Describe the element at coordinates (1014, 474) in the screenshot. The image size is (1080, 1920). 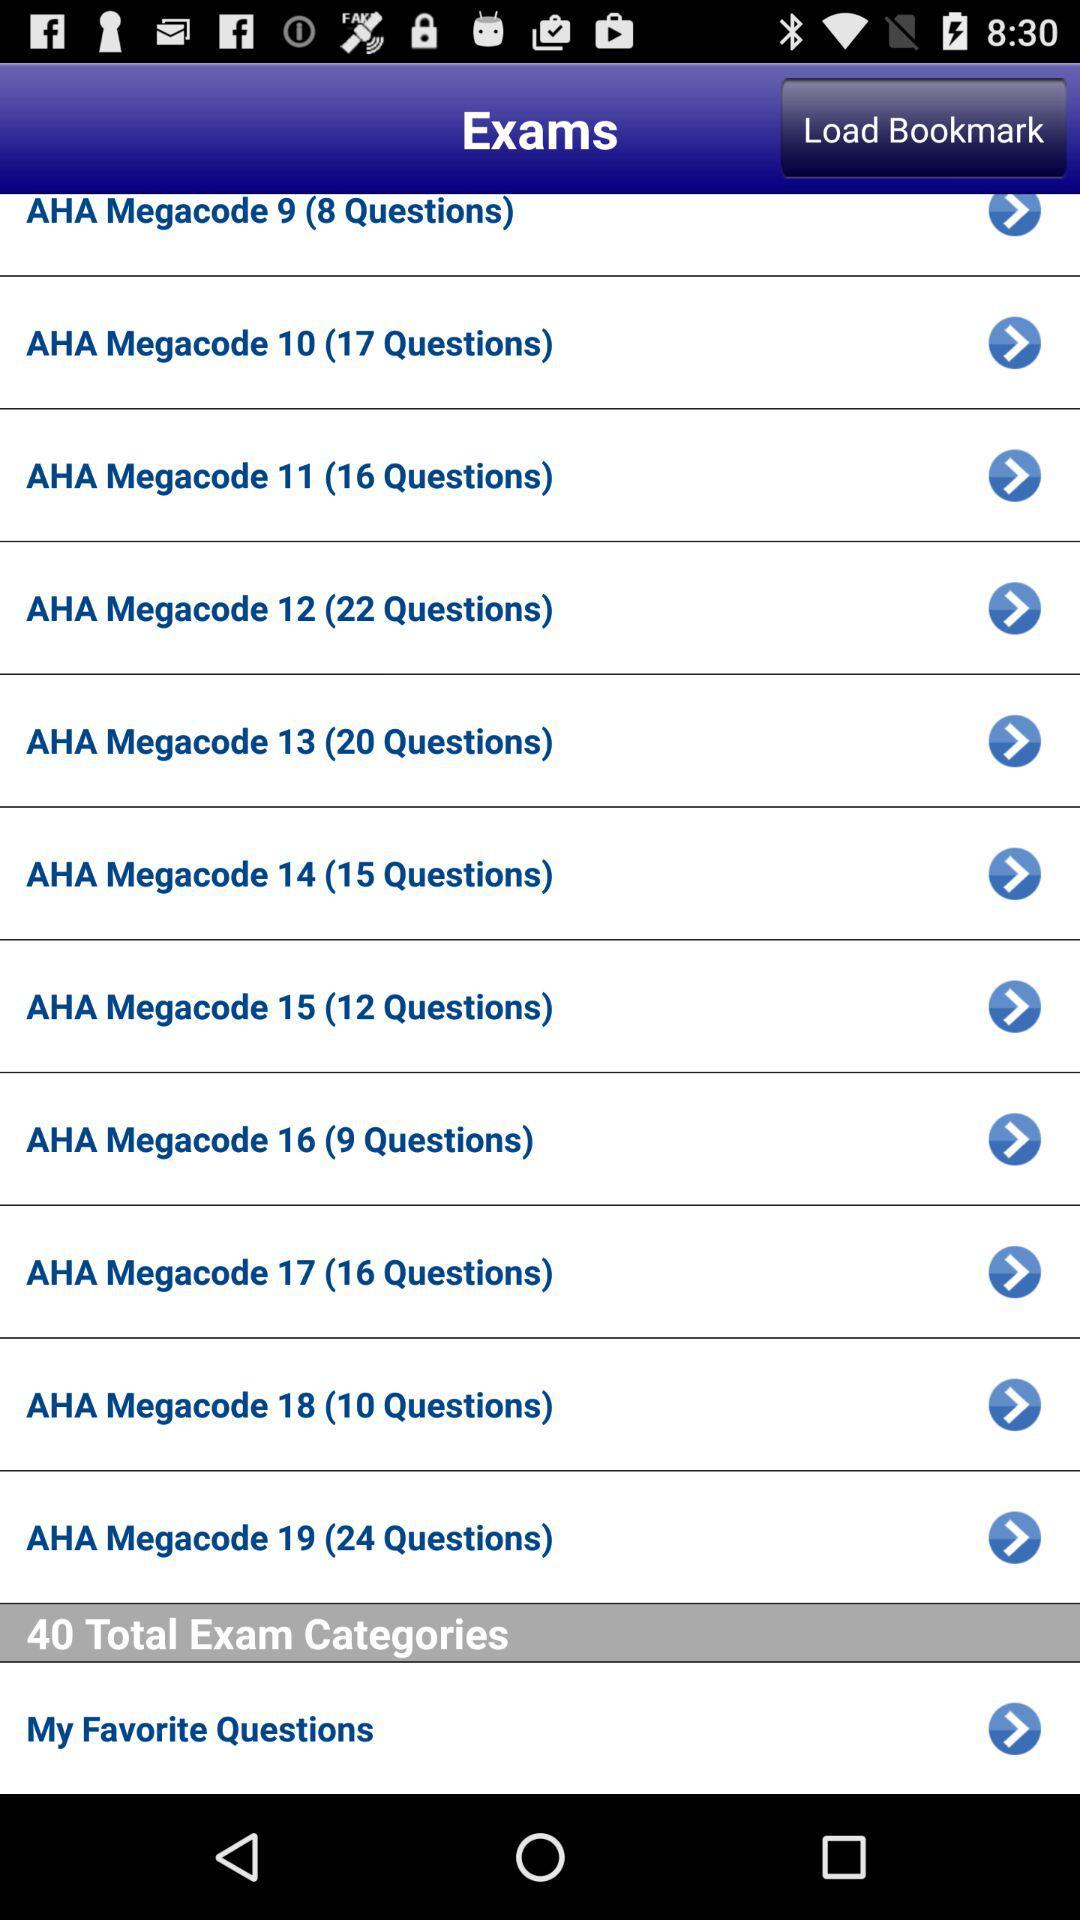
I see `more details` at that location.